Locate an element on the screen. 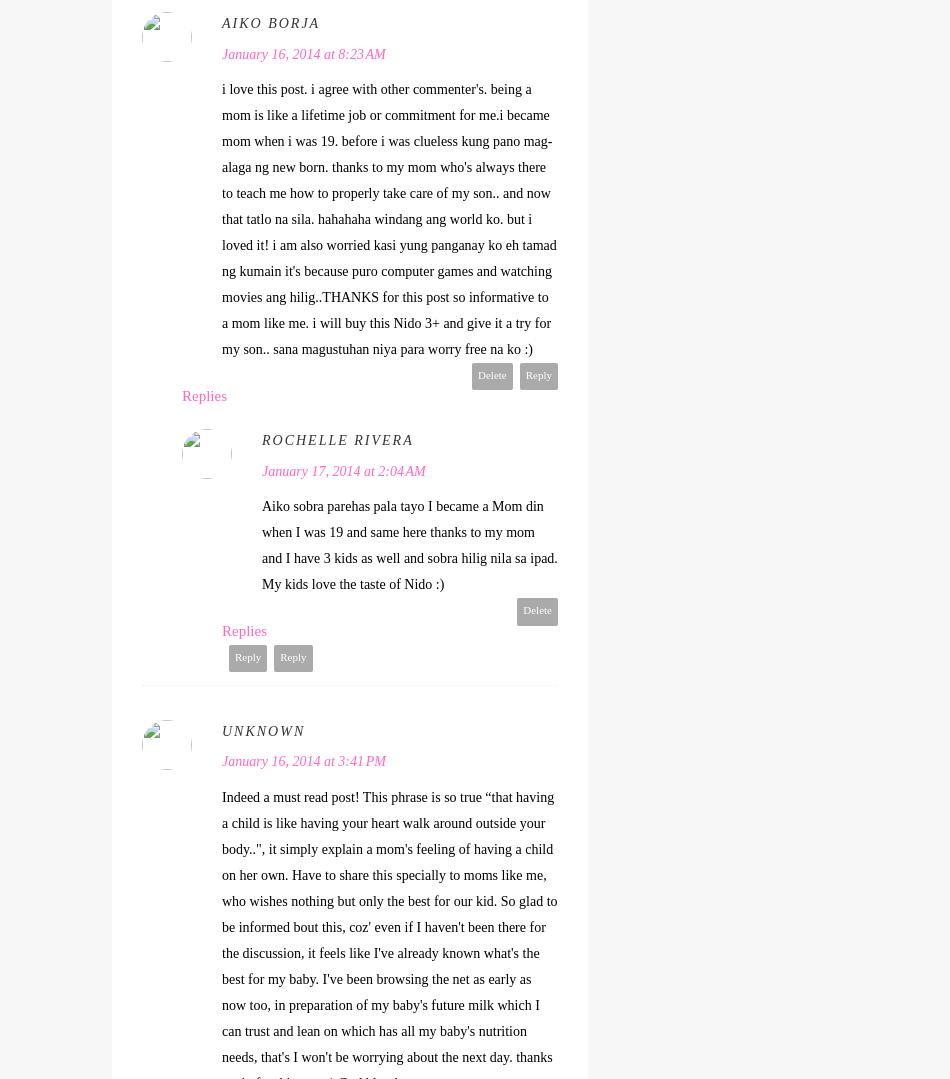 This screenshot has width=950, height=1079. 'Unknown' is located at coordinates (262, 729).